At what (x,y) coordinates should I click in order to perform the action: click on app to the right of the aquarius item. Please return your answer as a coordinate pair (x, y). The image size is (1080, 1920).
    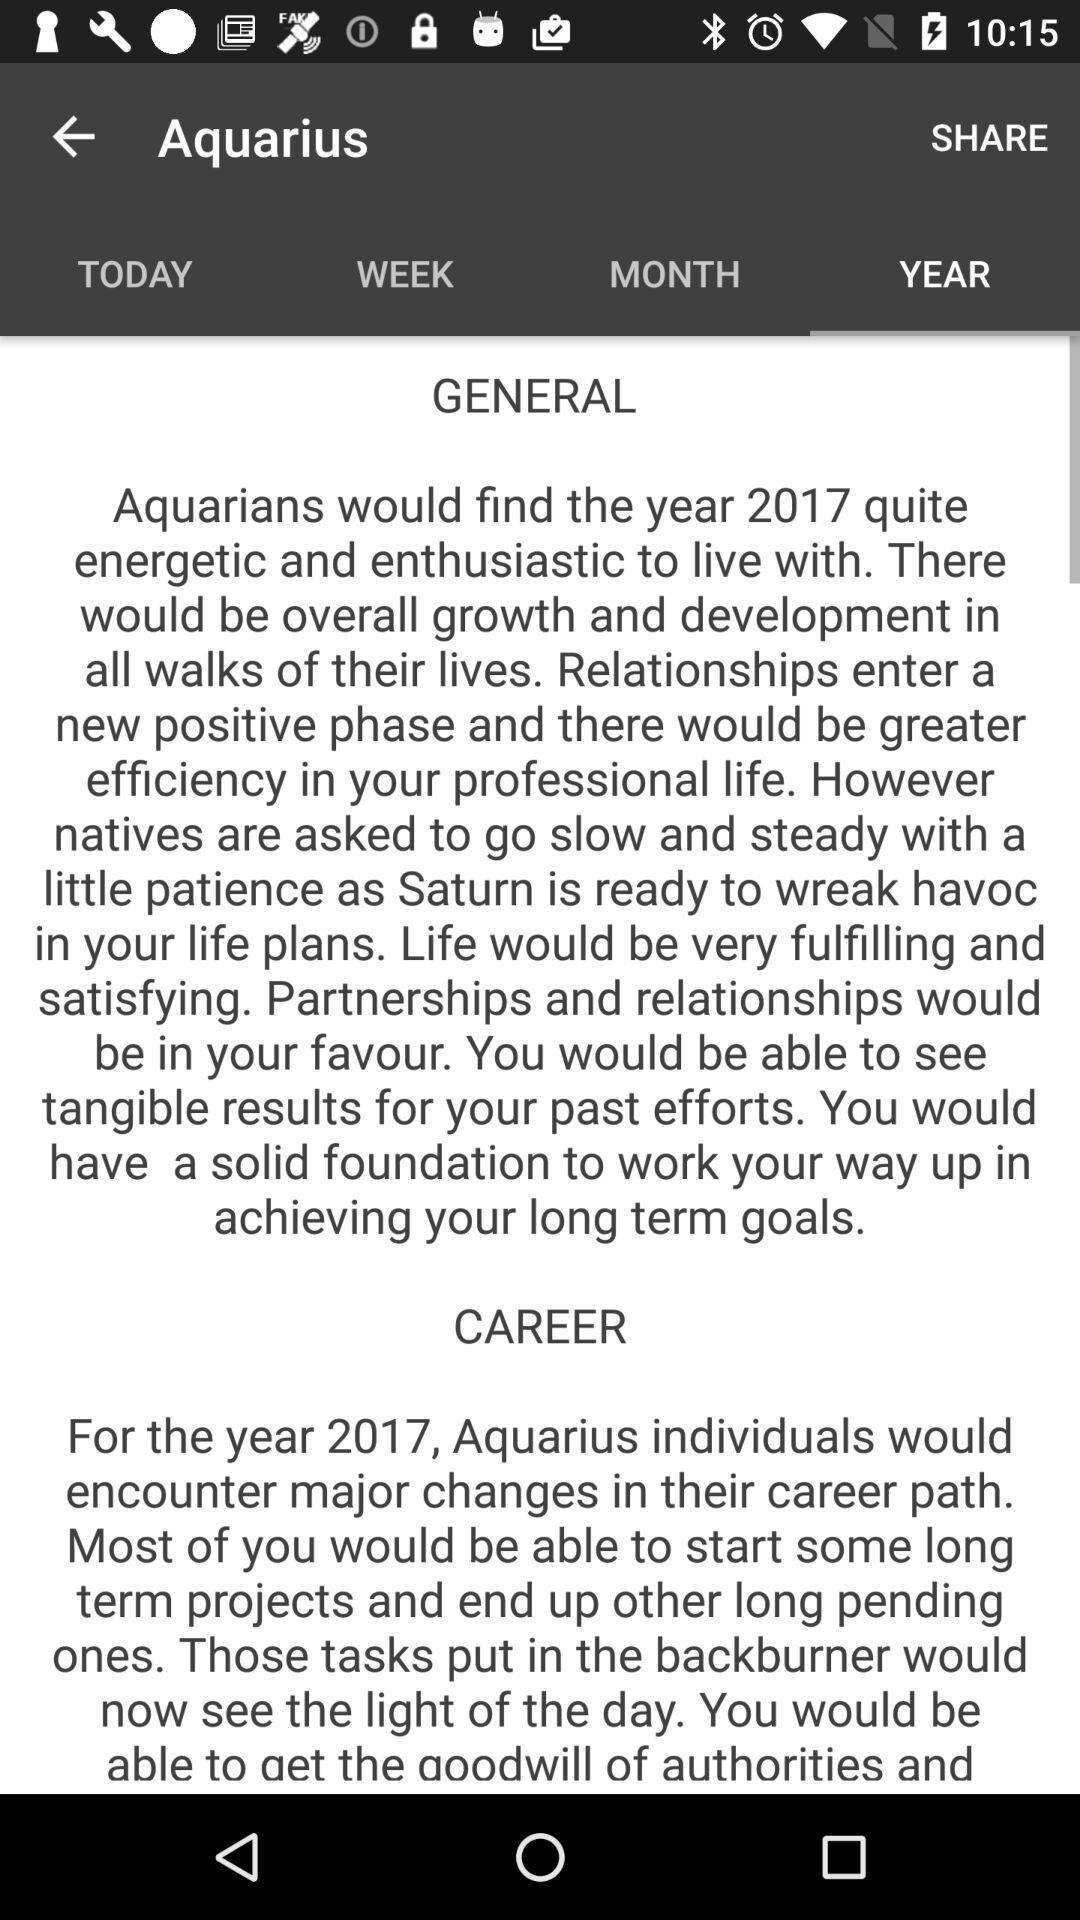
    Looking at the image, I should click on (988, 135).